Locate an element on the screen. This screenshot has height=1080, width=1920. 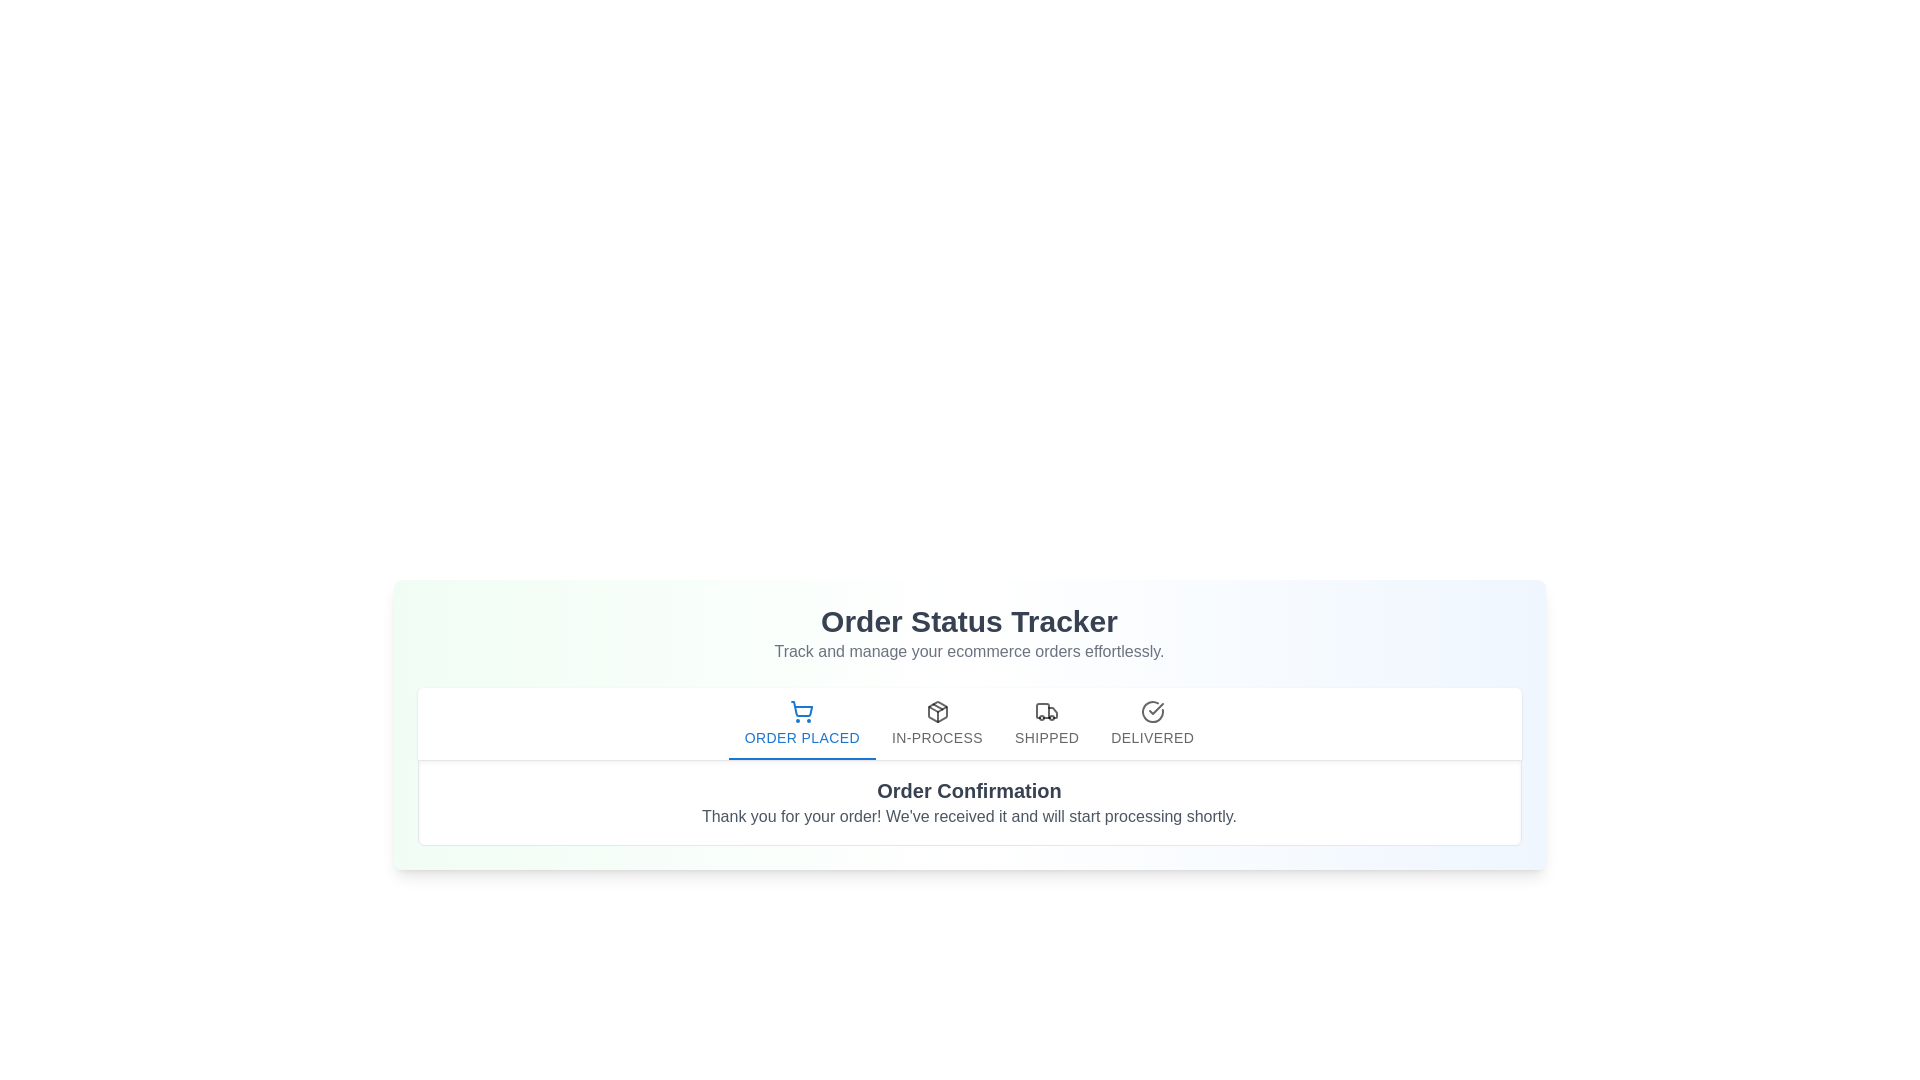
the Text block (header and subheader) that introduces the section with the title 'Order Status Tracker' and the subheading 'Track and manage your ecommerce orders effortlessly.' is located at coordinates (969, 633).